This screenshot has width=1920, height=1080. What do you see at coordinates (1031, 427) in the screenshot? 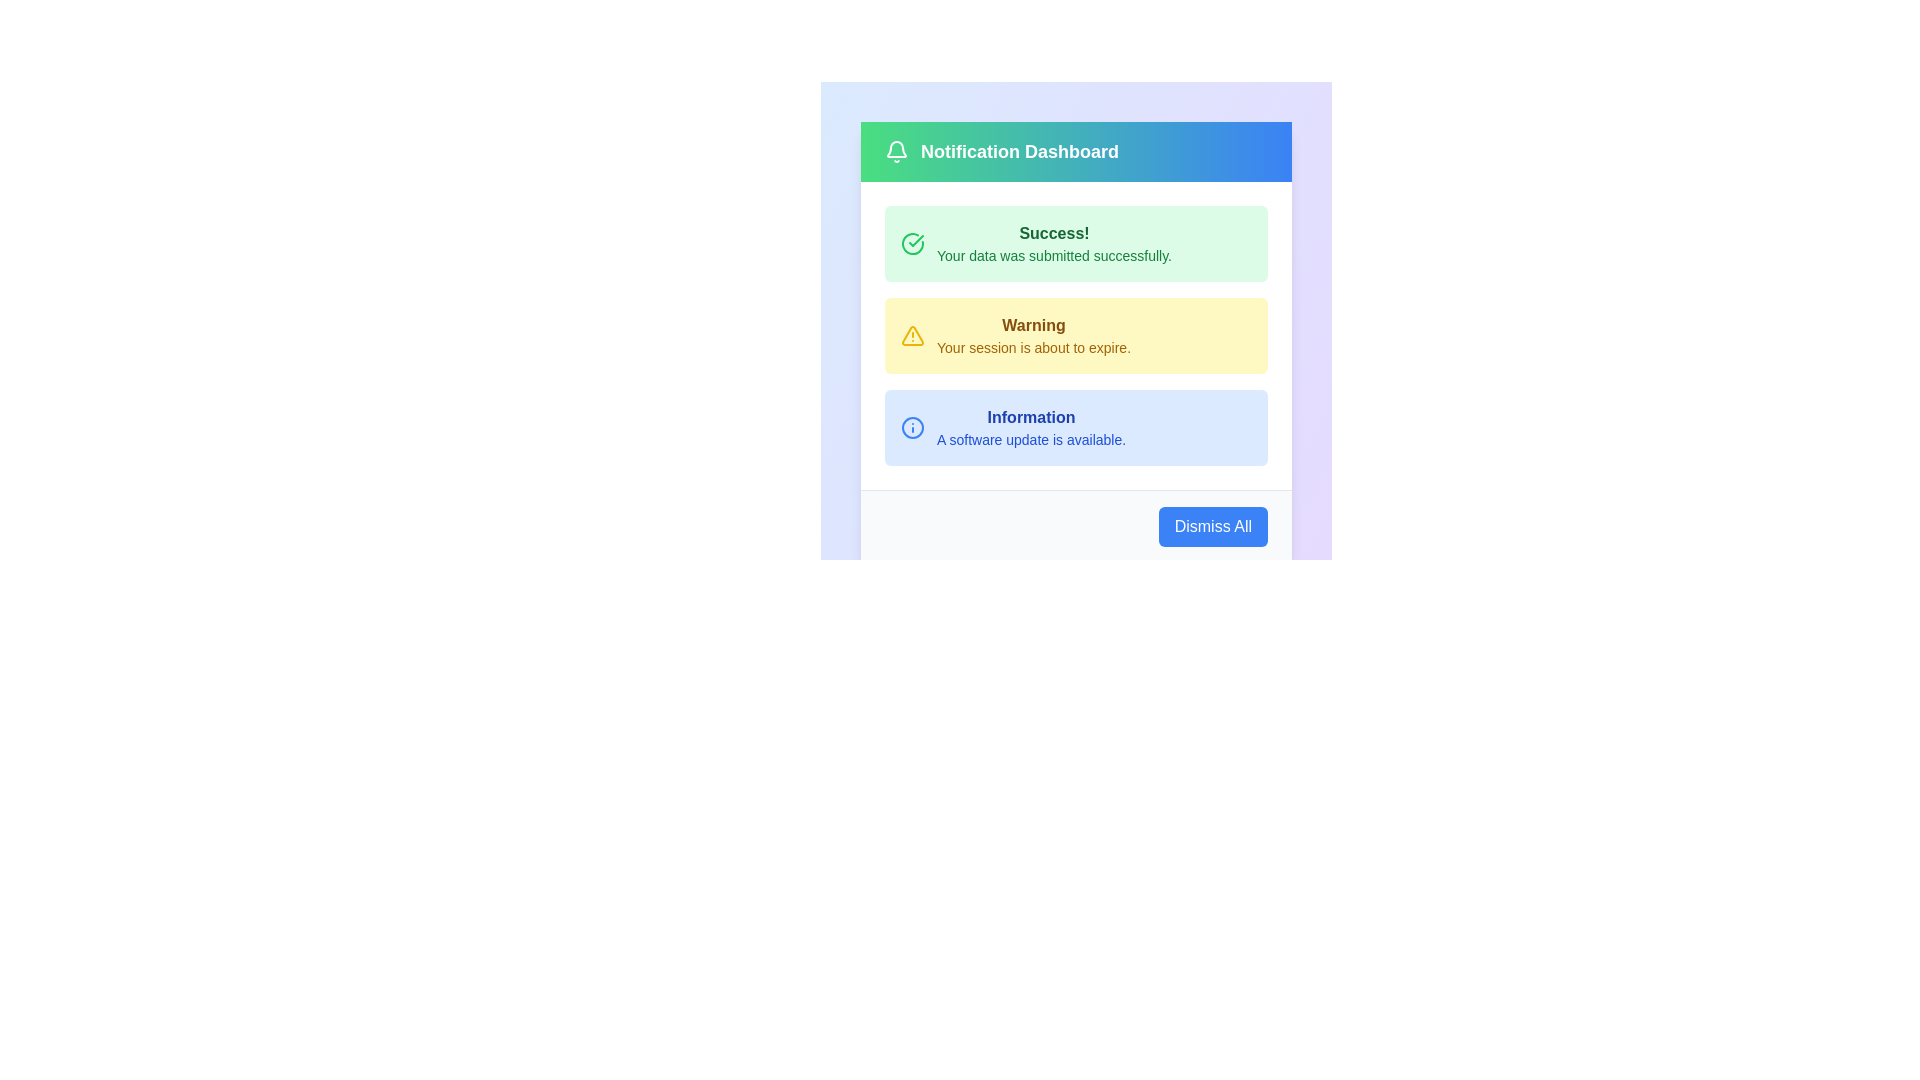
I see `the information display text block that indicates a software update is available, located in the third notification block beneath the 'Warning' notification` at bounding box center [1031, 427].